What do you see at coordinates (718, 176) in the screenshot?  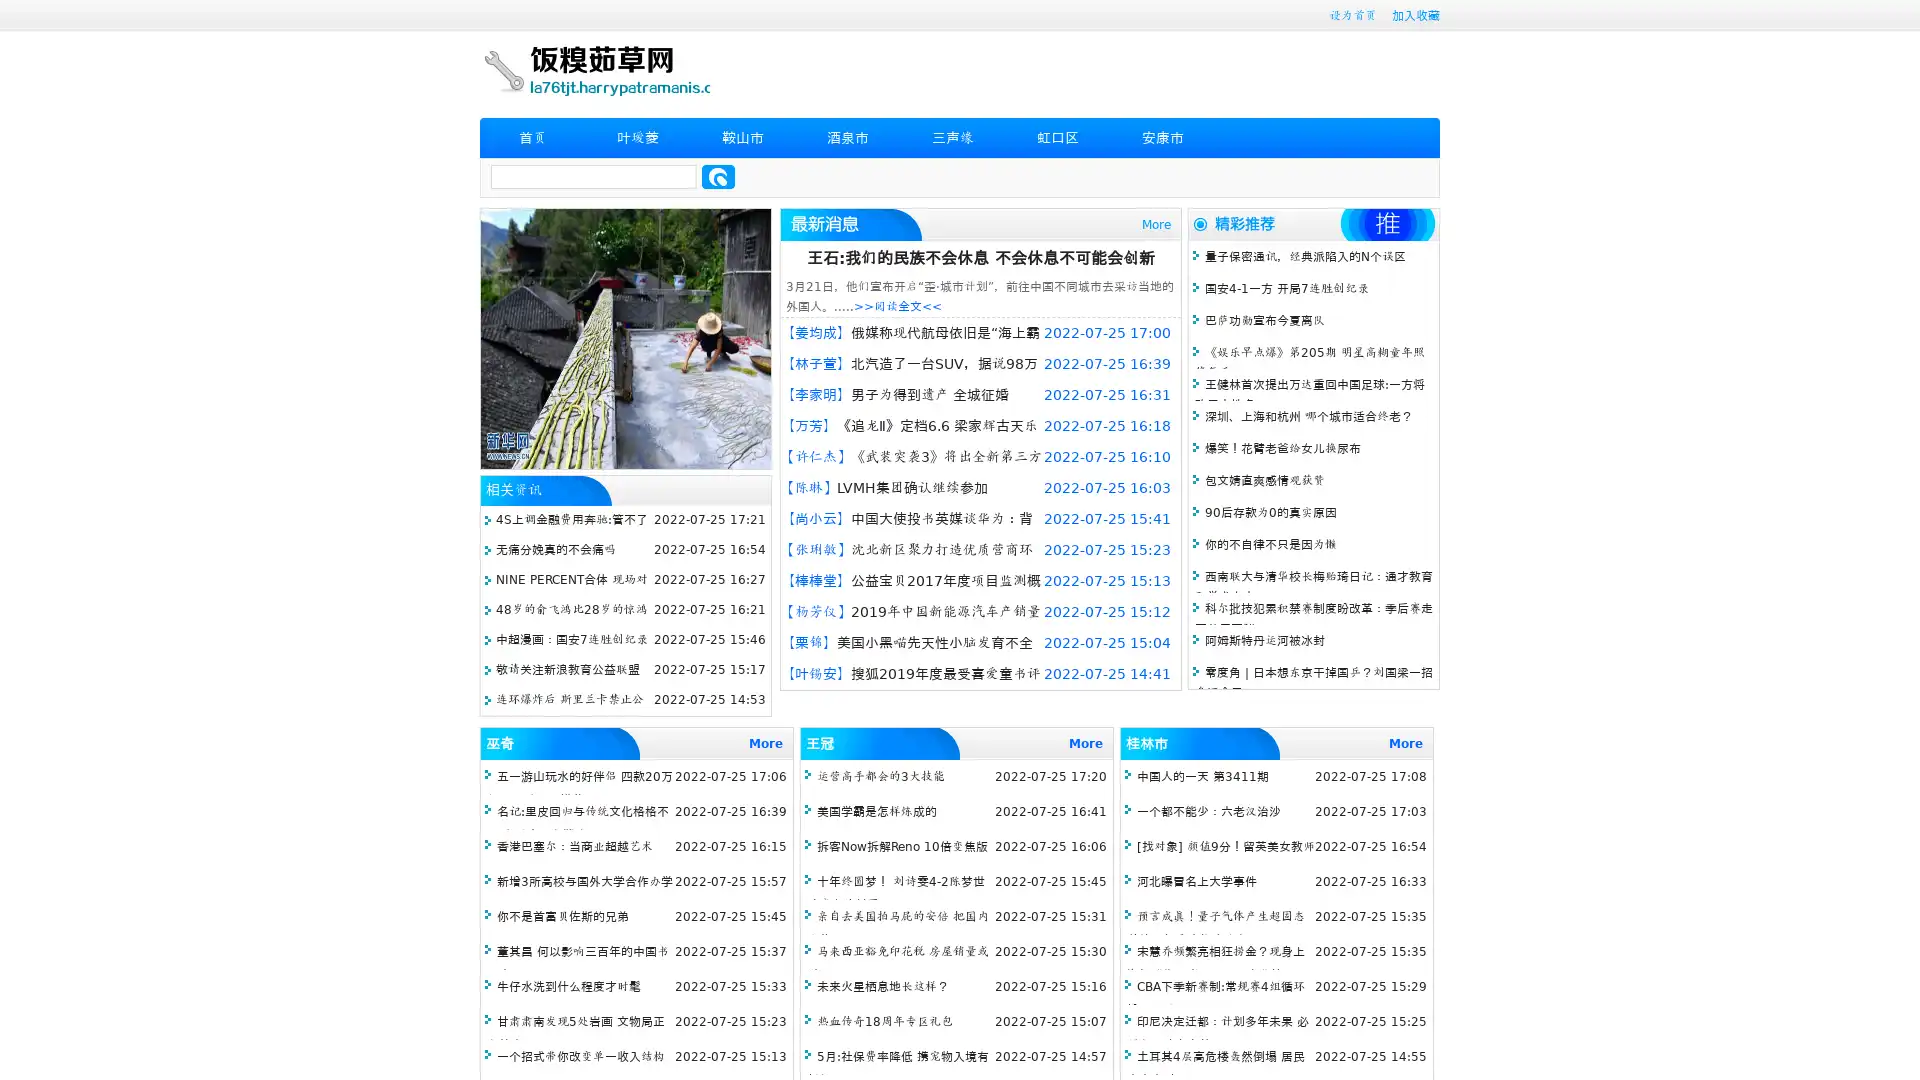 I see `Search` at bounding box center [718, 176].